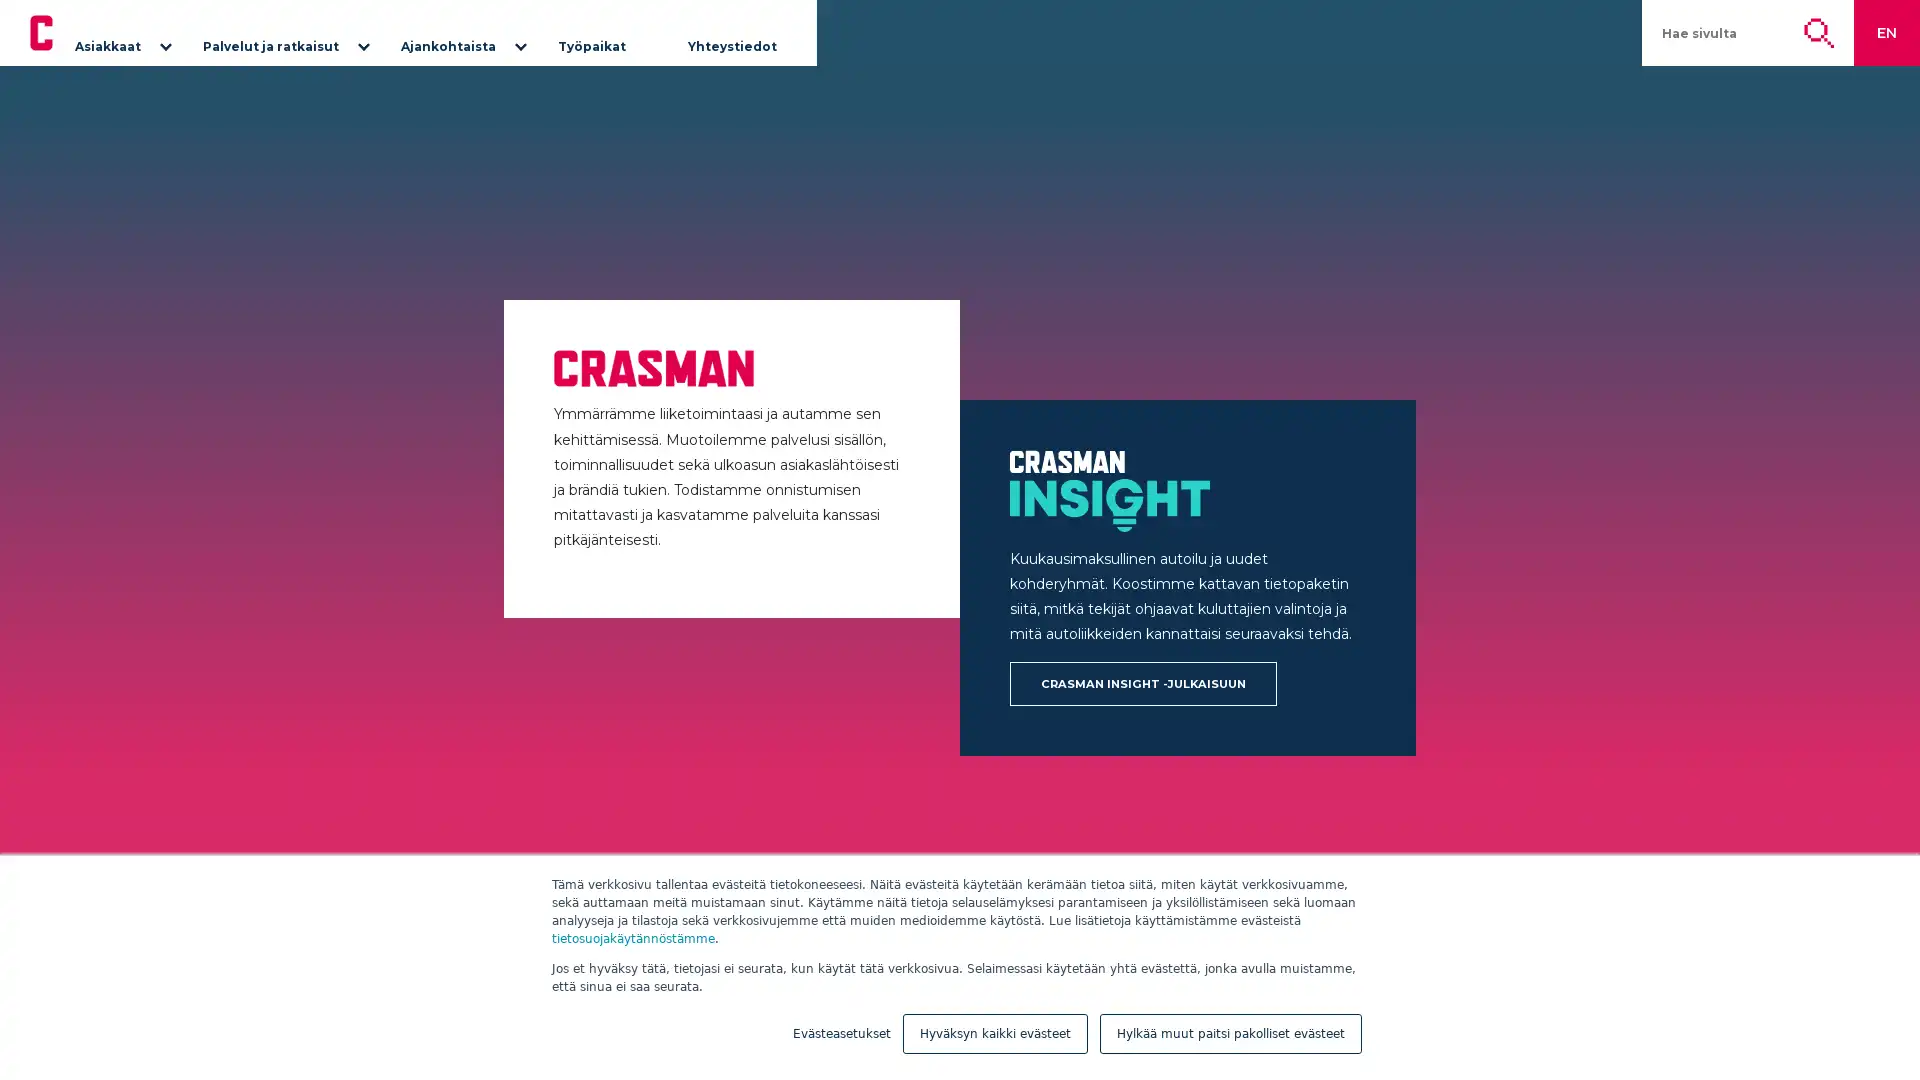  I want to click on Hylkaa muut paitsi pakolliset evasteet, so click(1229, 1033).